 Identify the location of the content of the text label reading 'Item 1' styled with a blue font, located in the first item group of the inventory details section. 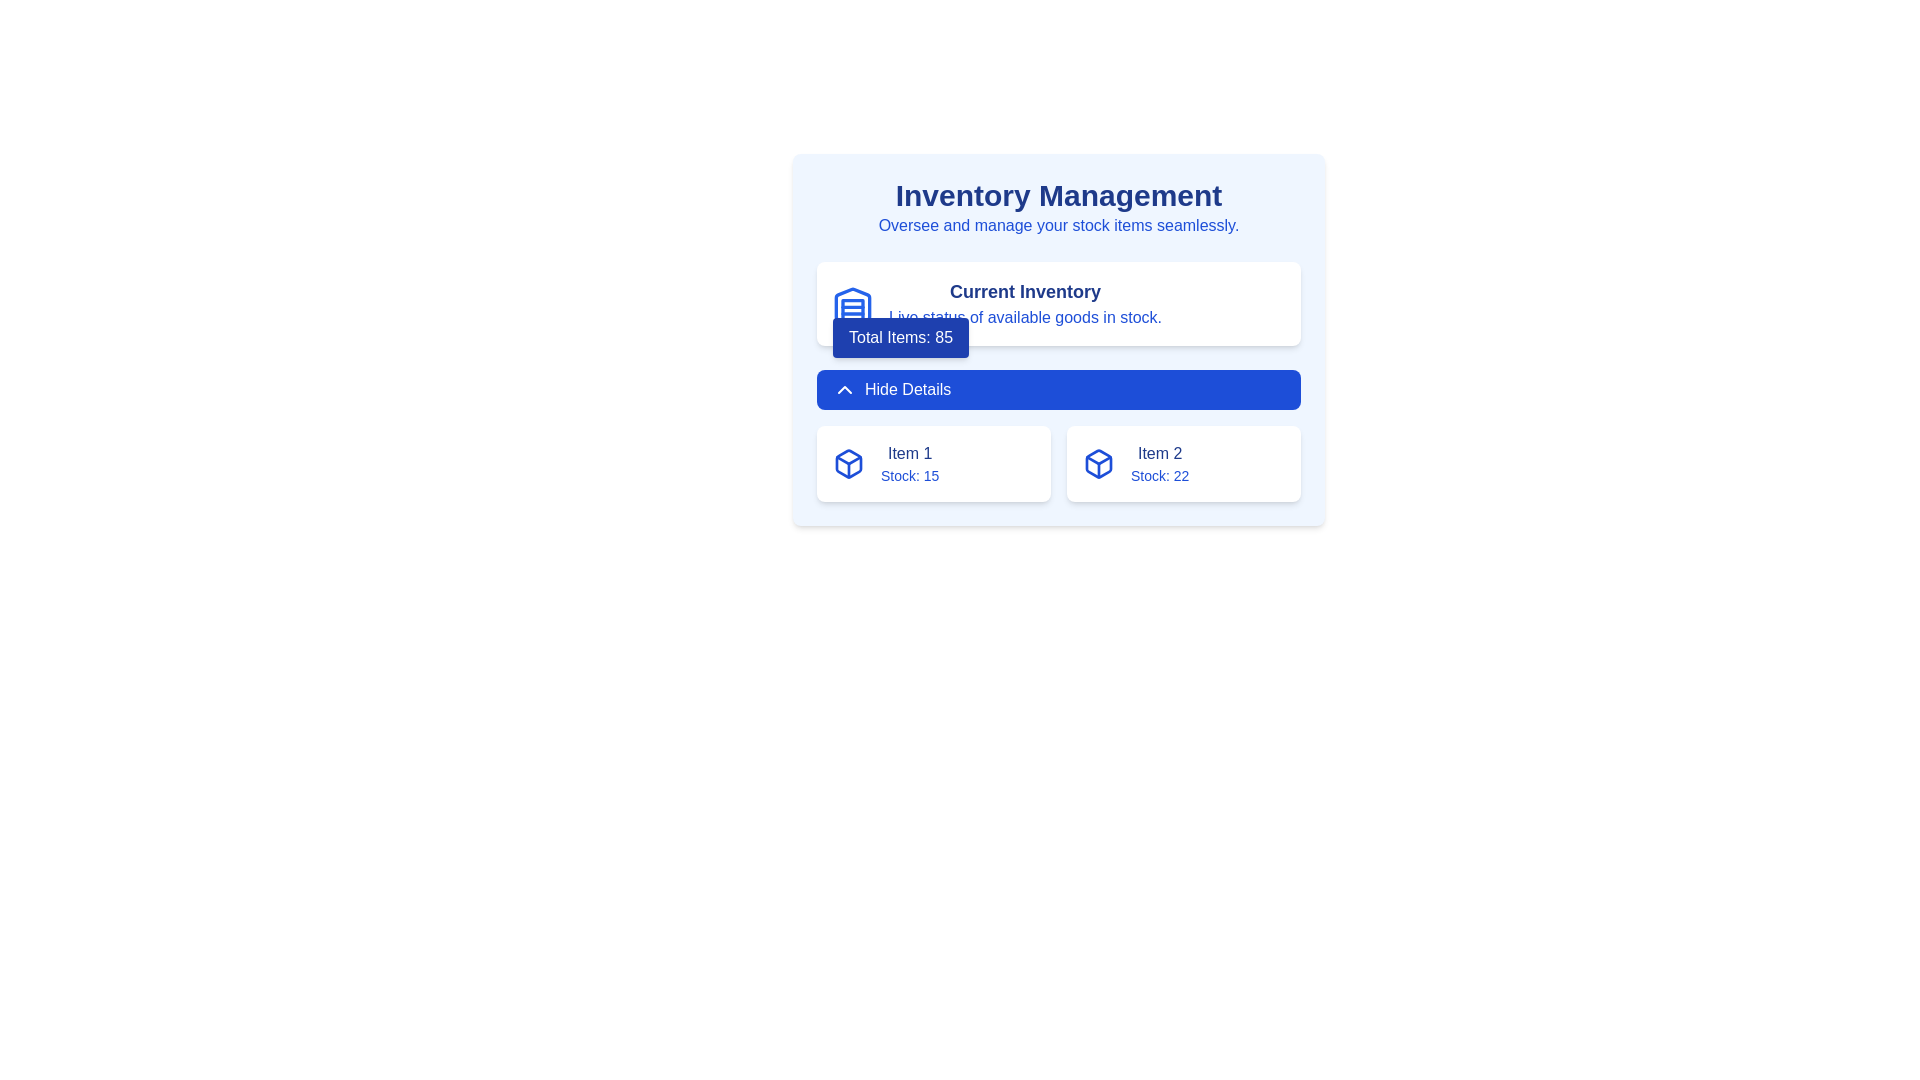
(909, 454).